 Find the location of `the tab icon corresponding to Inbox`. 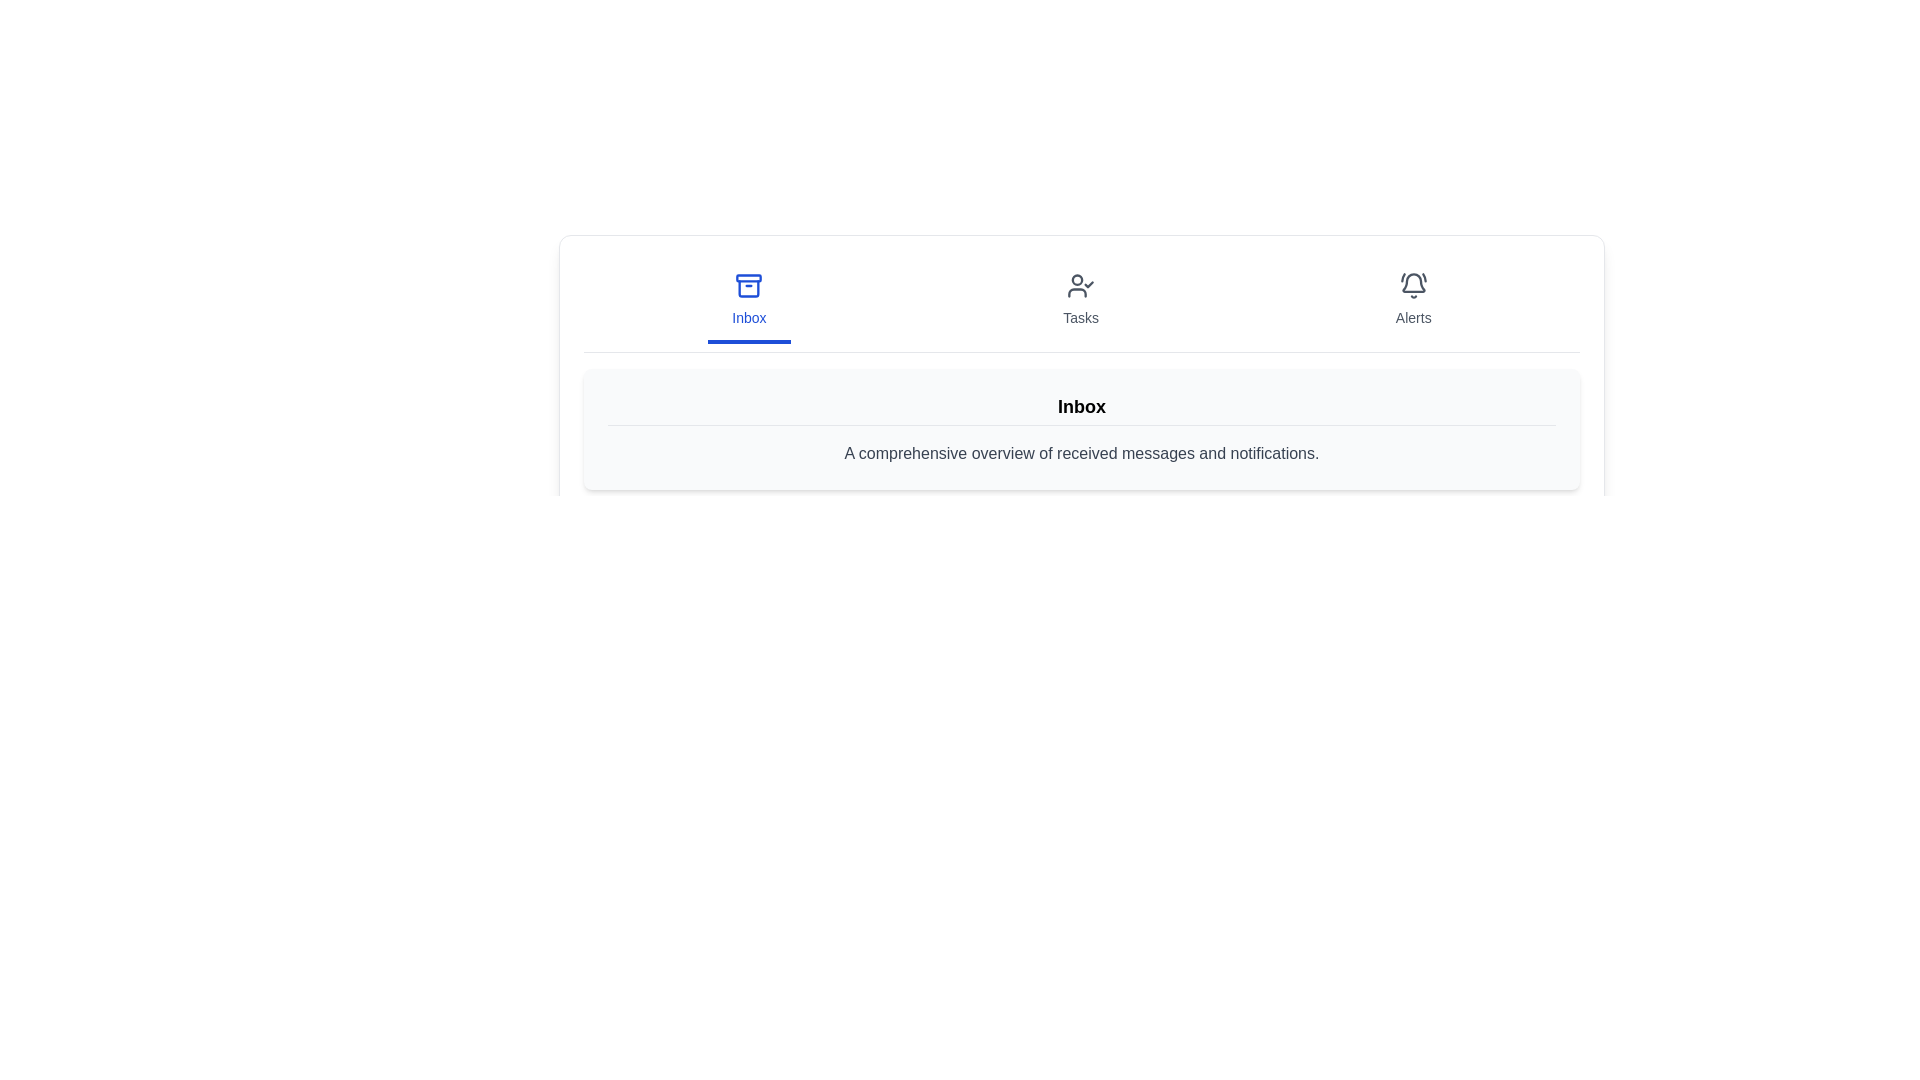

the tab icon corresponding to Inbox is located at coordinates (748, 301).